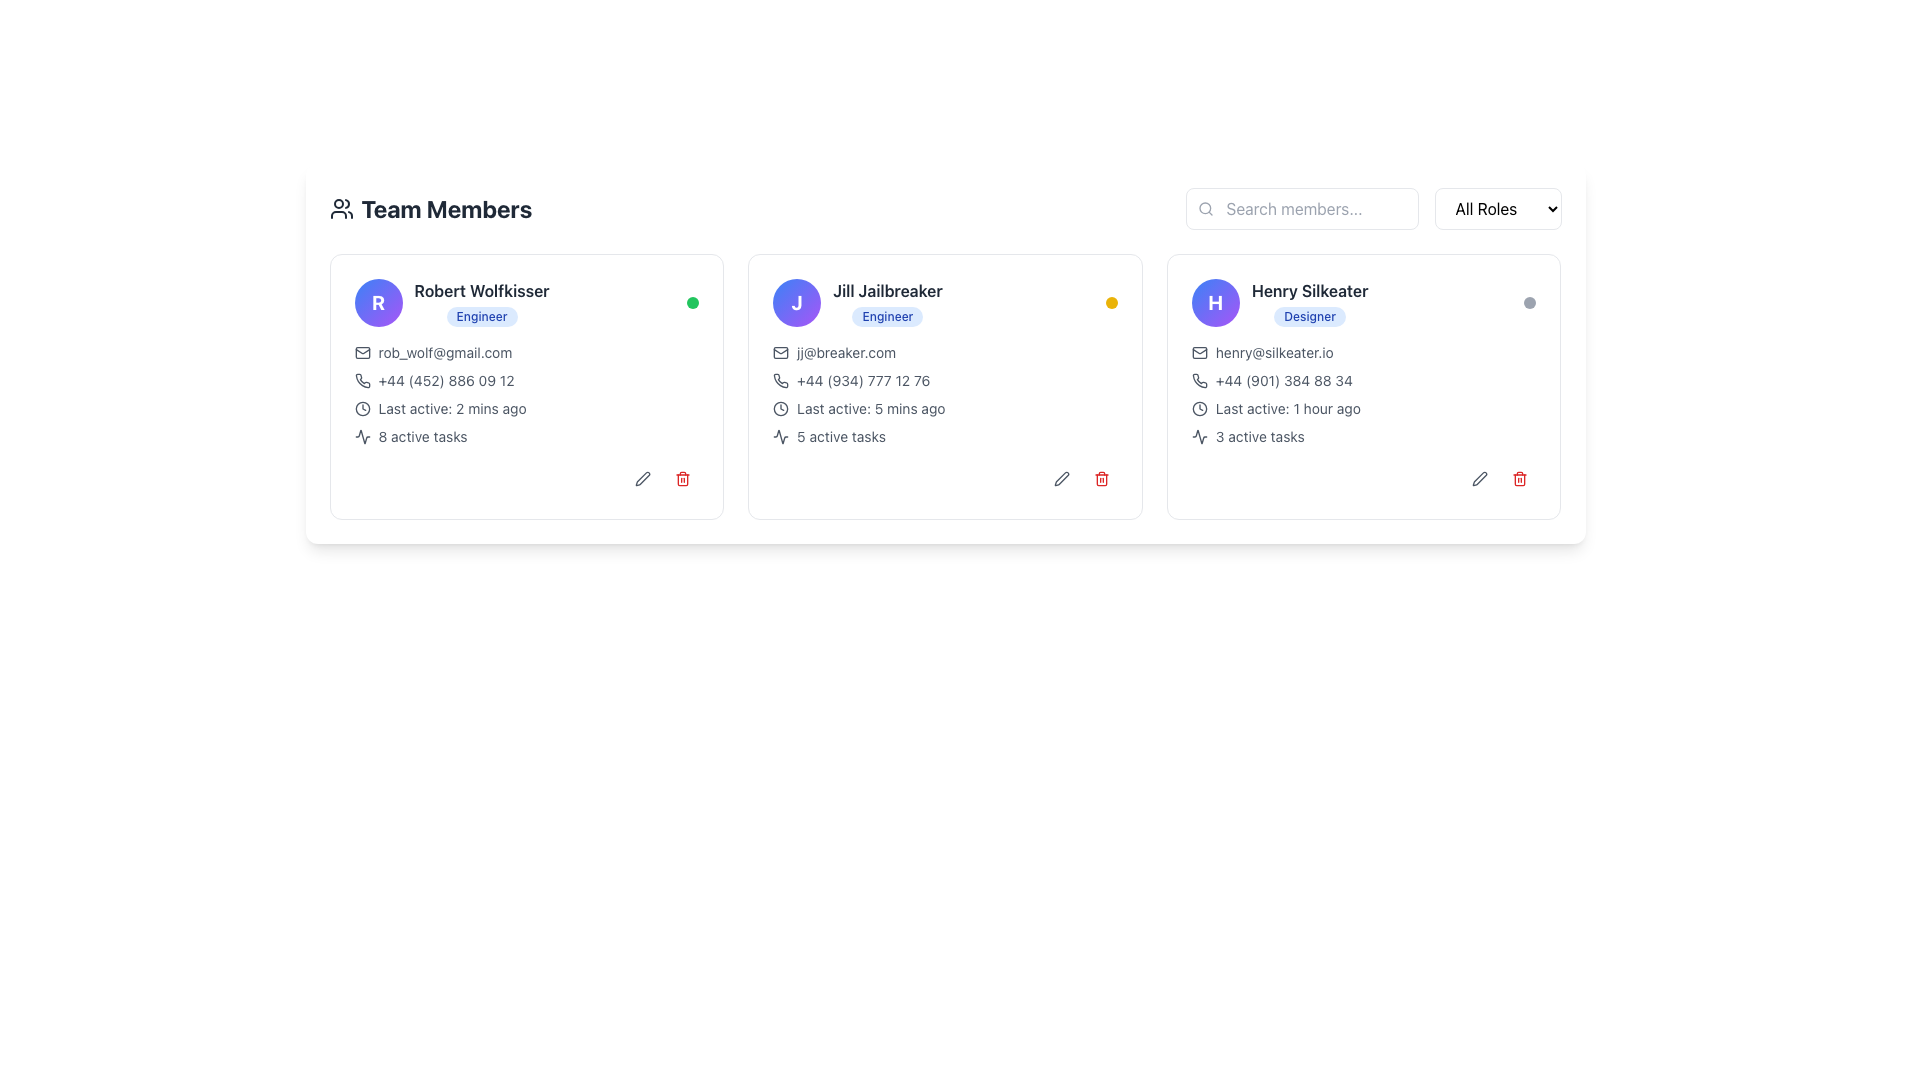 This screenshot has width=1920, height=1080. I want to click on displayed text of the two-part label containing 'Jill Jailbreaker' and the role 'Engineer', which is located in the middle column below a circular icon with 'J', so click(887, 303).